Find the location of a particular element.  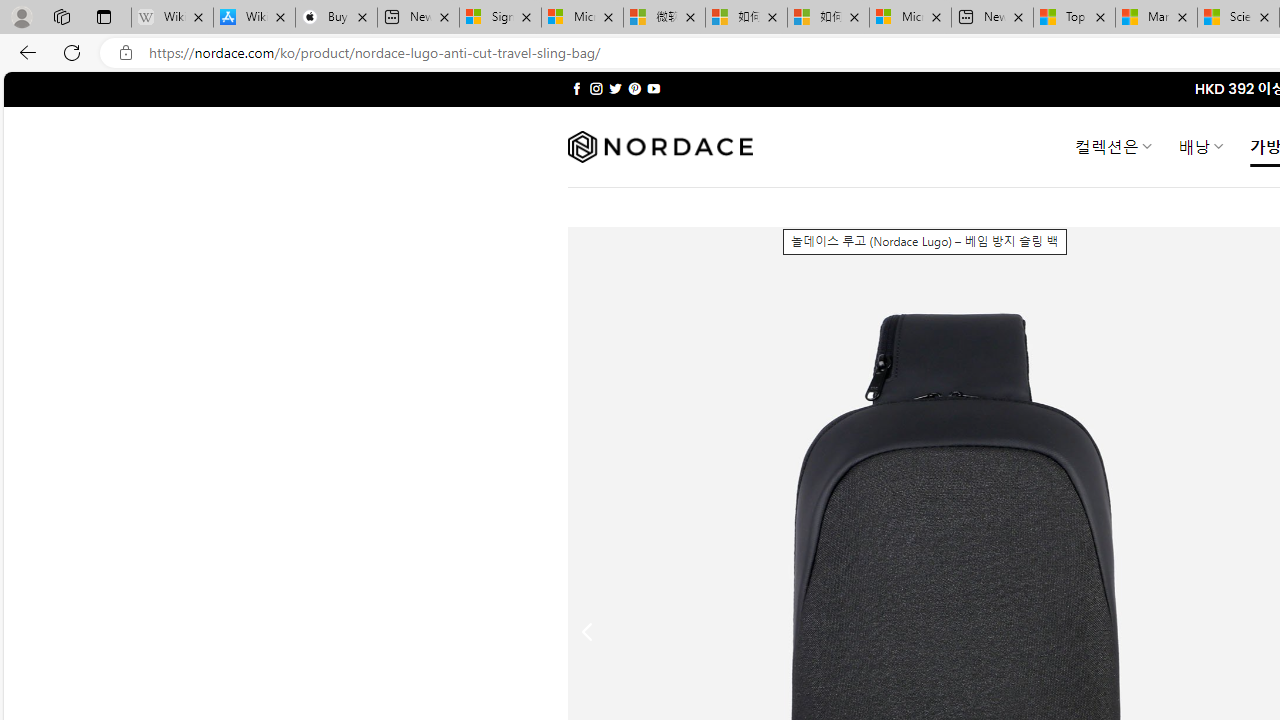

'Follow on Instagram' is located at coordinates (595, 88).